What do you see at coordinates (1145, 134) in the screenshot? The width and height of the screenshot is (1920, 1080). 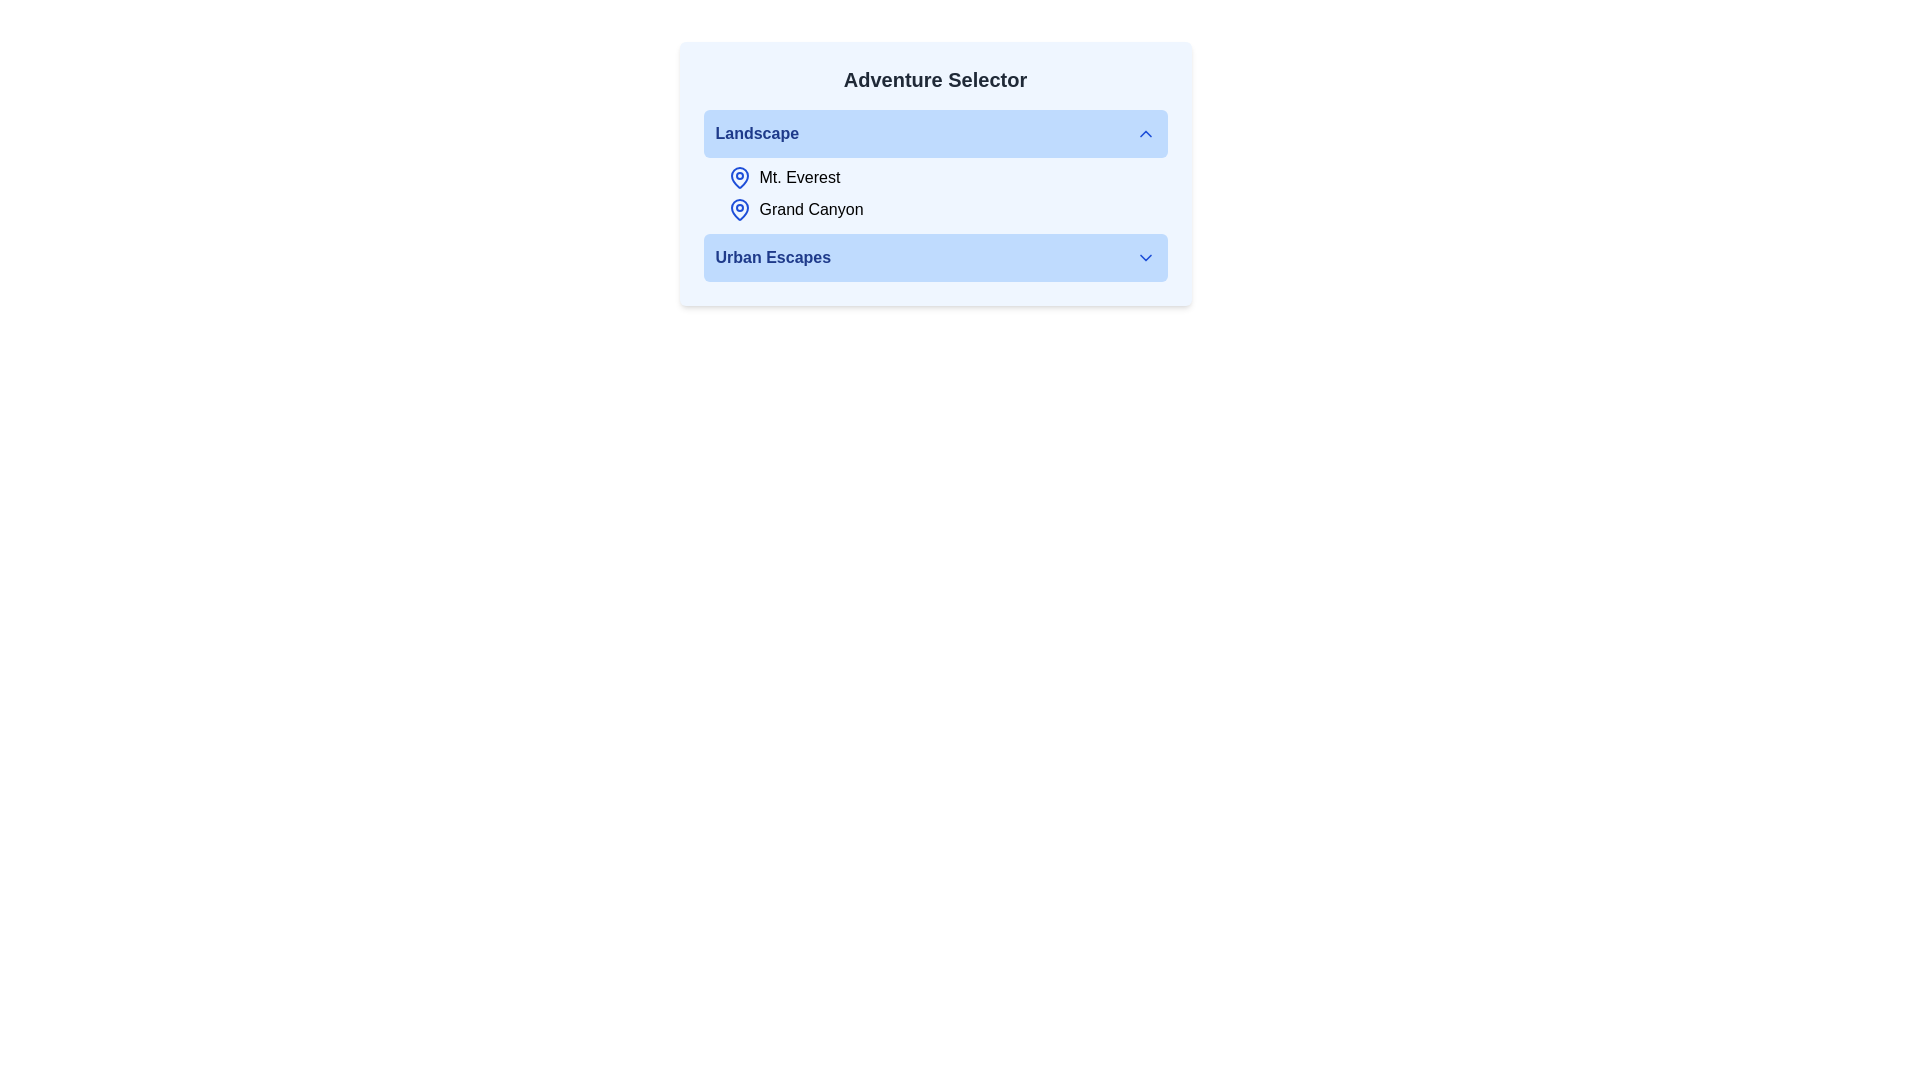 I see `the small upward-pointing blue chevron icon located at the far right end of the 'Landscape' rectangle in the 'Adventure Selector' interface` at bounding box center [1145, 134].